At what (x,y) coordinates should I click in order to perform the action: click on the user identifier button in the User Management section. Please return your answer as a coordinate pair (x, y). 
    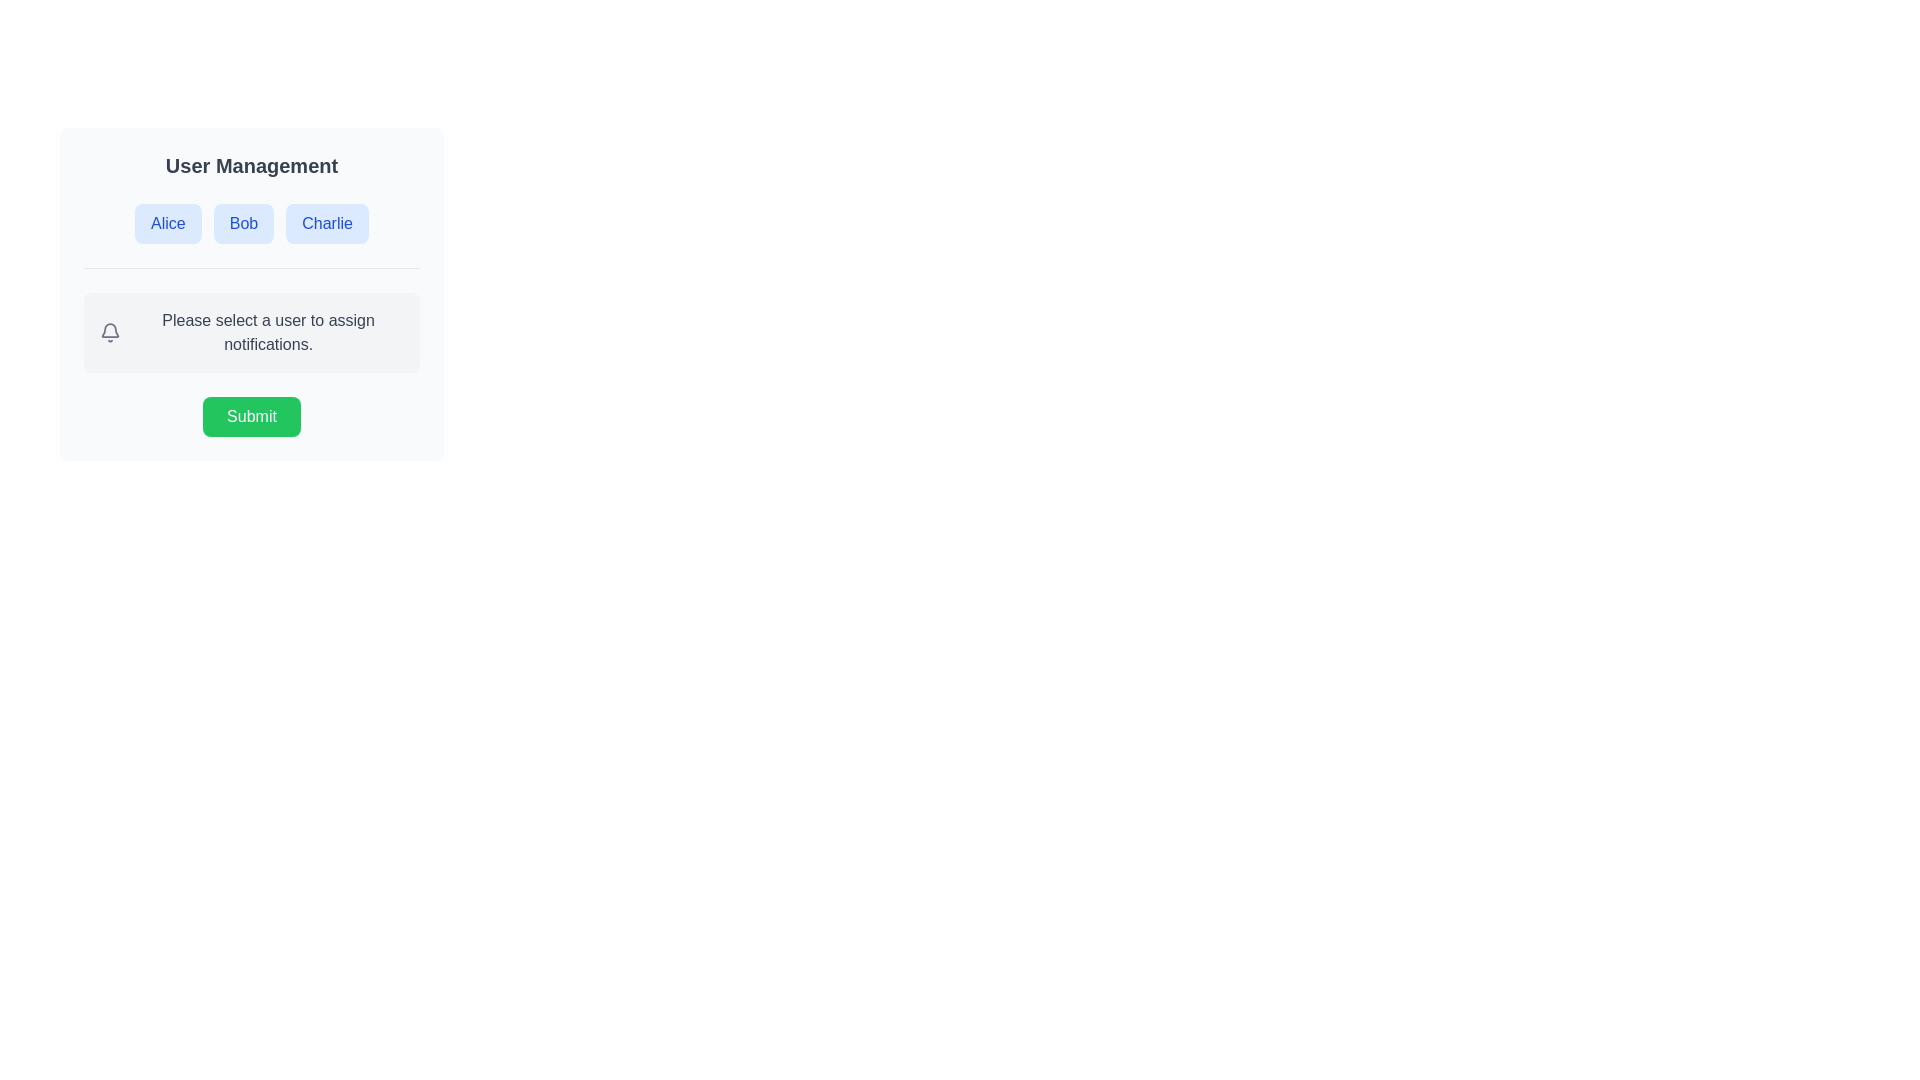
    Looking at the image, I should click on (251, 223).